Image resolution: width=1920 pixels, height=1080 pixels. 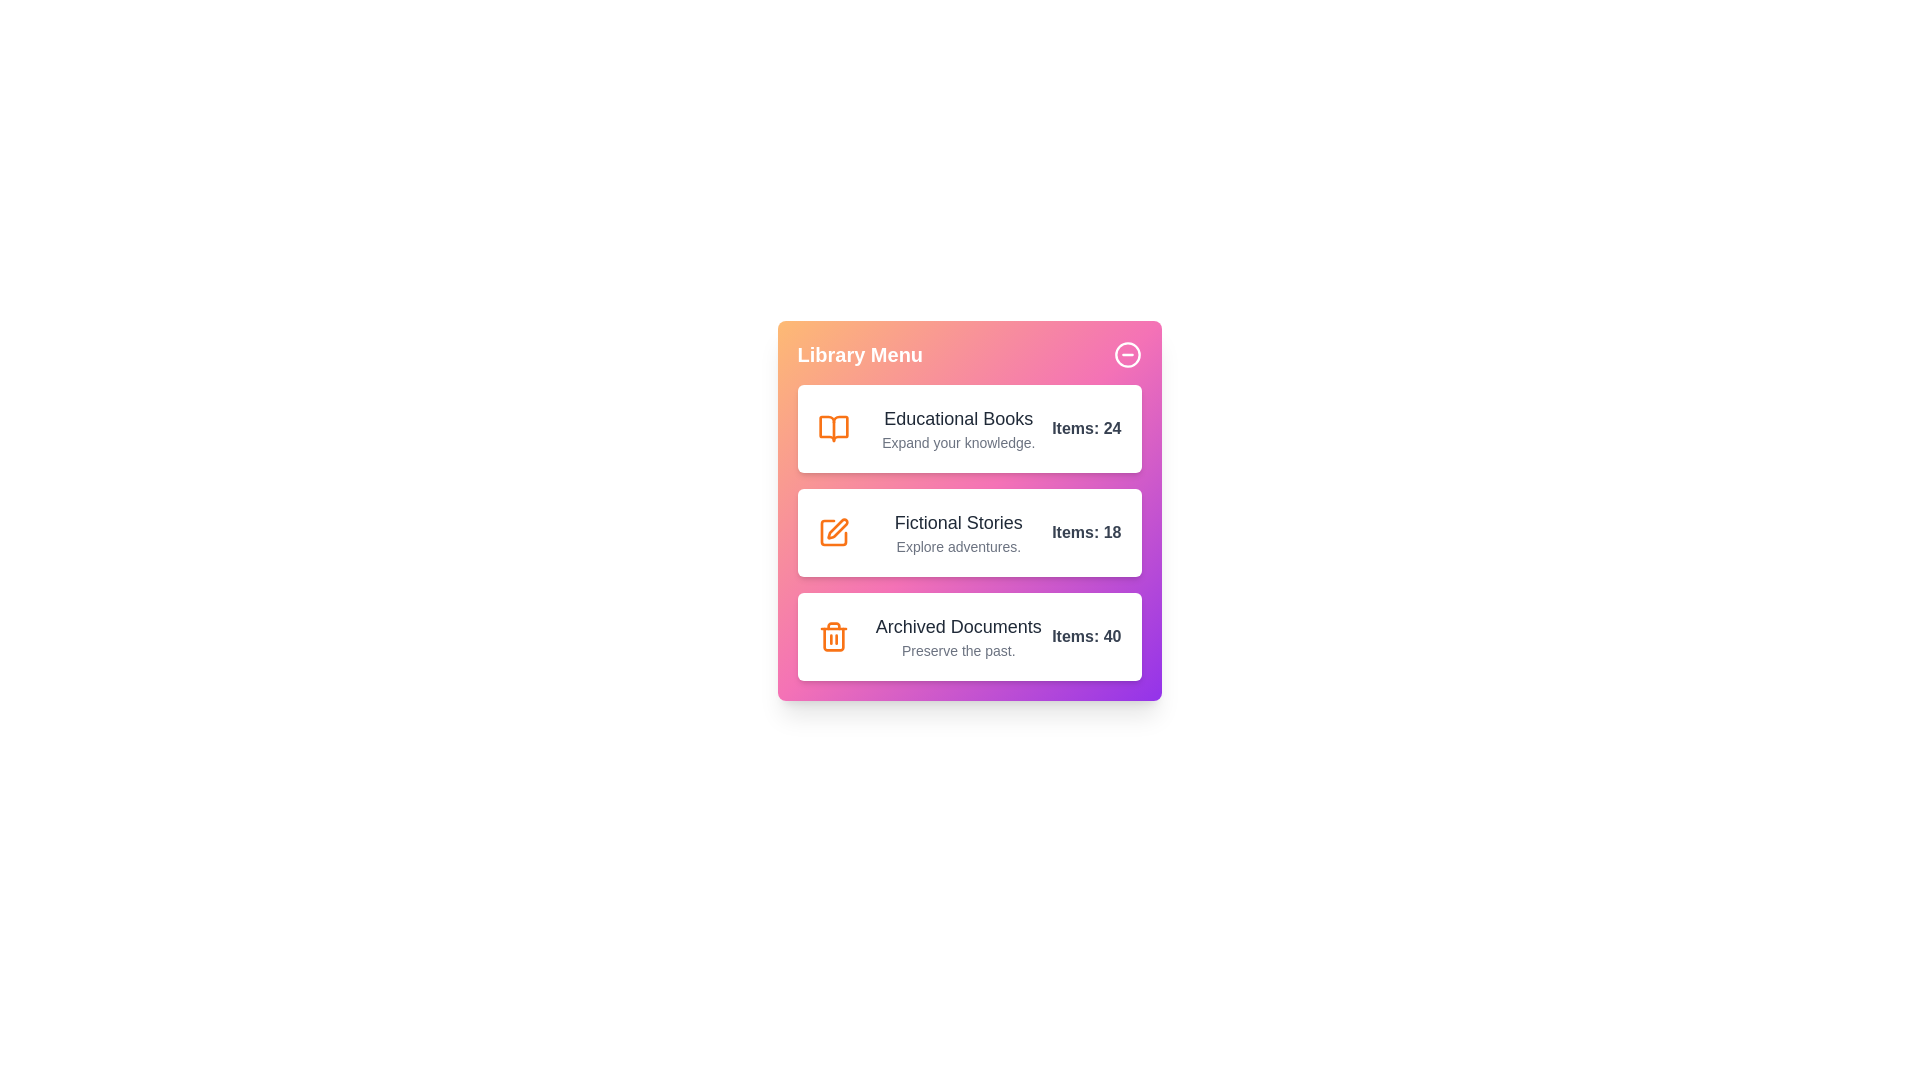 What do you see at coordinates (969, 531) in the screenshot?
I see `the category Fictional Stories to inspect its details` at bounding box center [969, 531].